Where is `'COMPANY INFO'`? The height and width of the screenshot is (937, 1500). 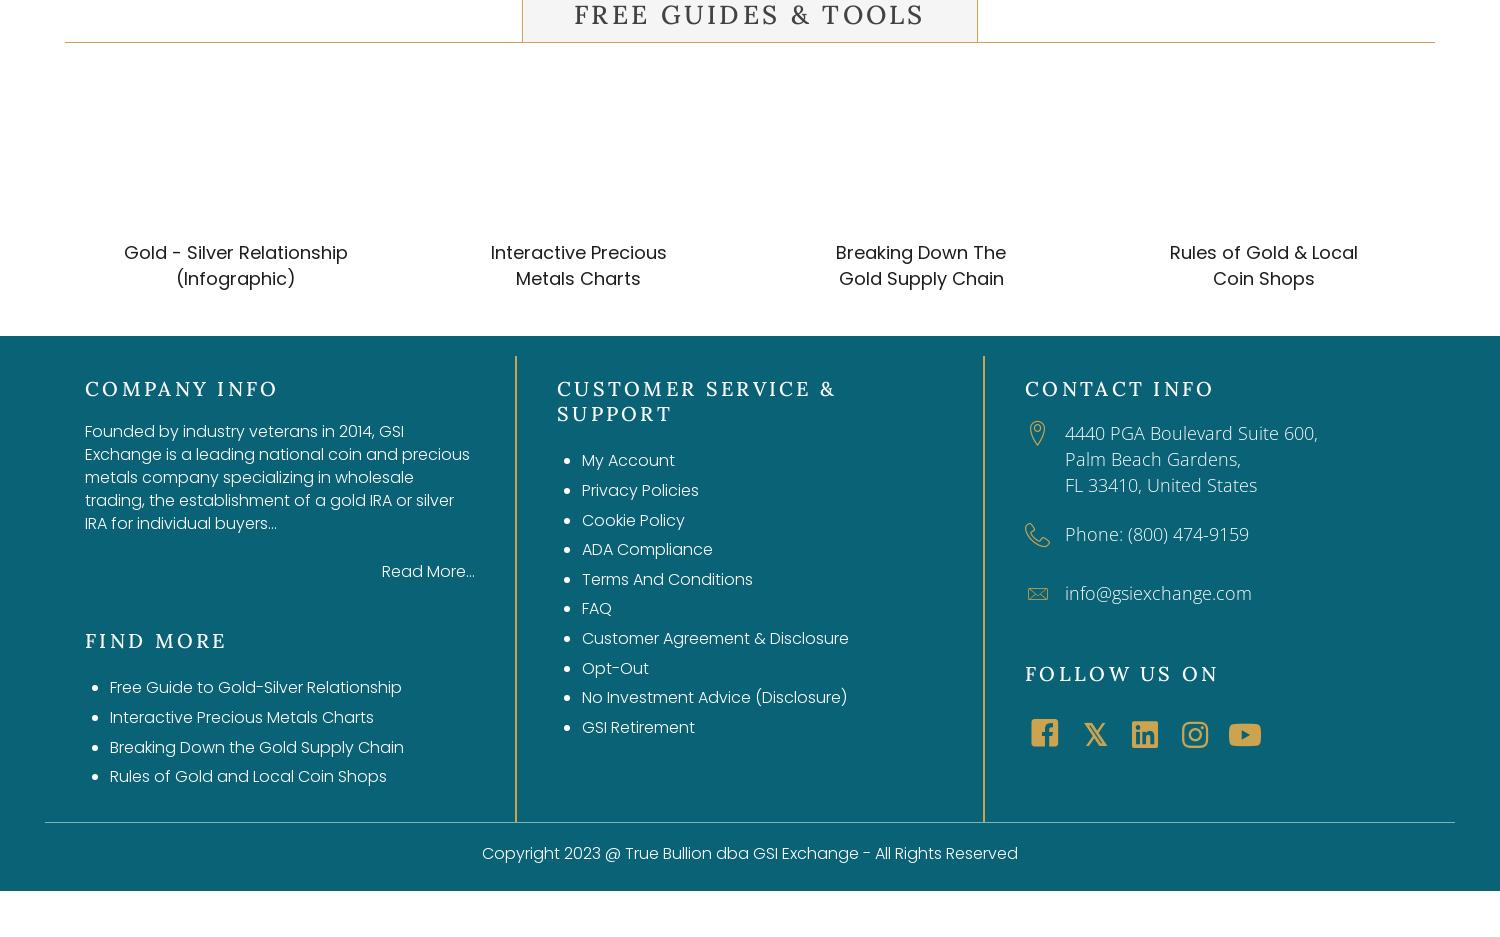 'COMPANY INFO' is located at coordinates (181, 387).